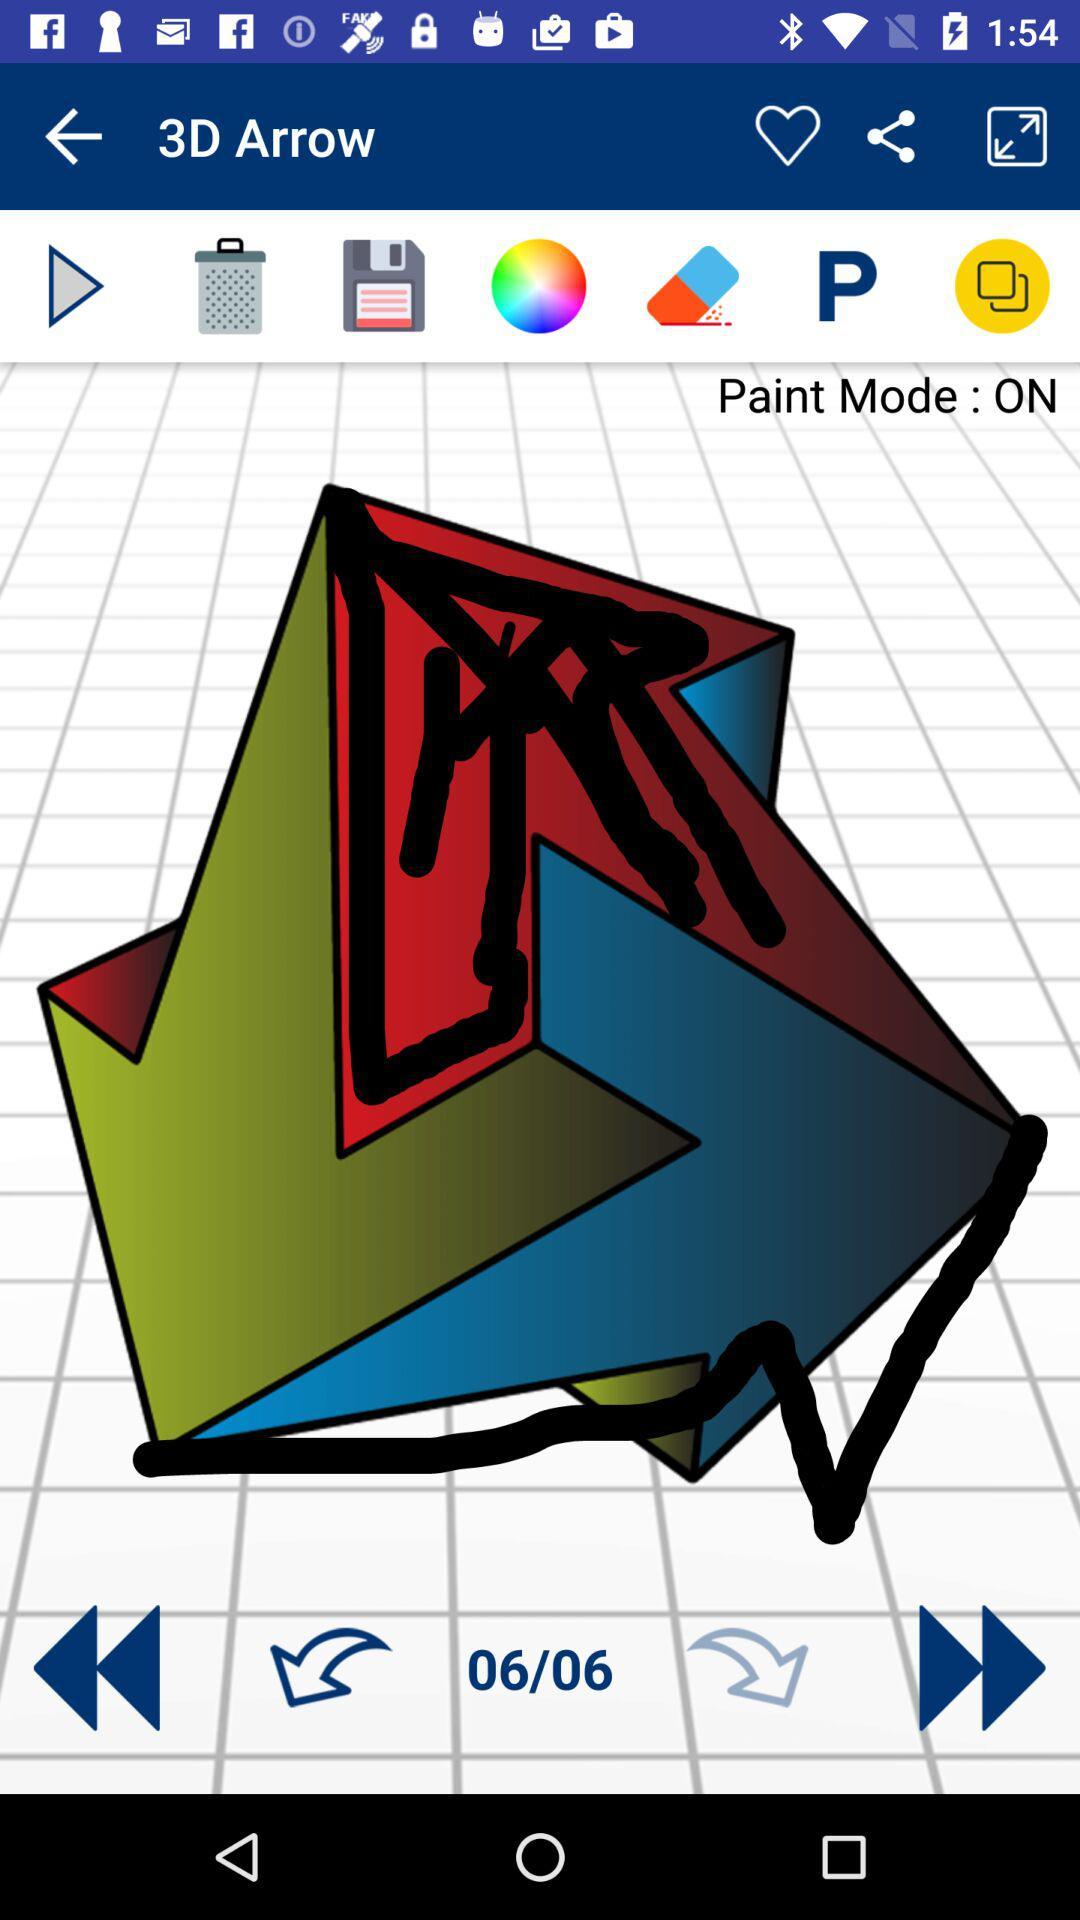  I want to click on the av_rewind icon, so click(96, 1668).